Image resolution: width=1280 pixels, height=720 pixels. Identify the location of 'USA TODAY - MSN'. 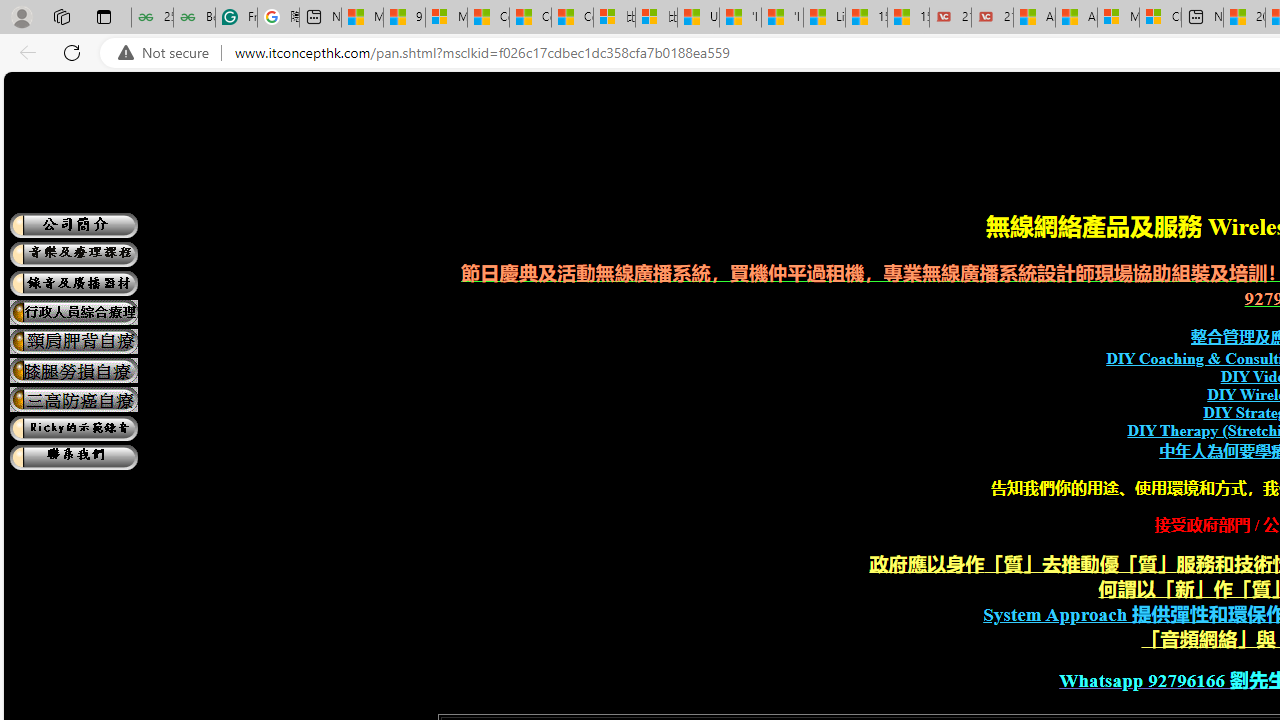
(698, 17).